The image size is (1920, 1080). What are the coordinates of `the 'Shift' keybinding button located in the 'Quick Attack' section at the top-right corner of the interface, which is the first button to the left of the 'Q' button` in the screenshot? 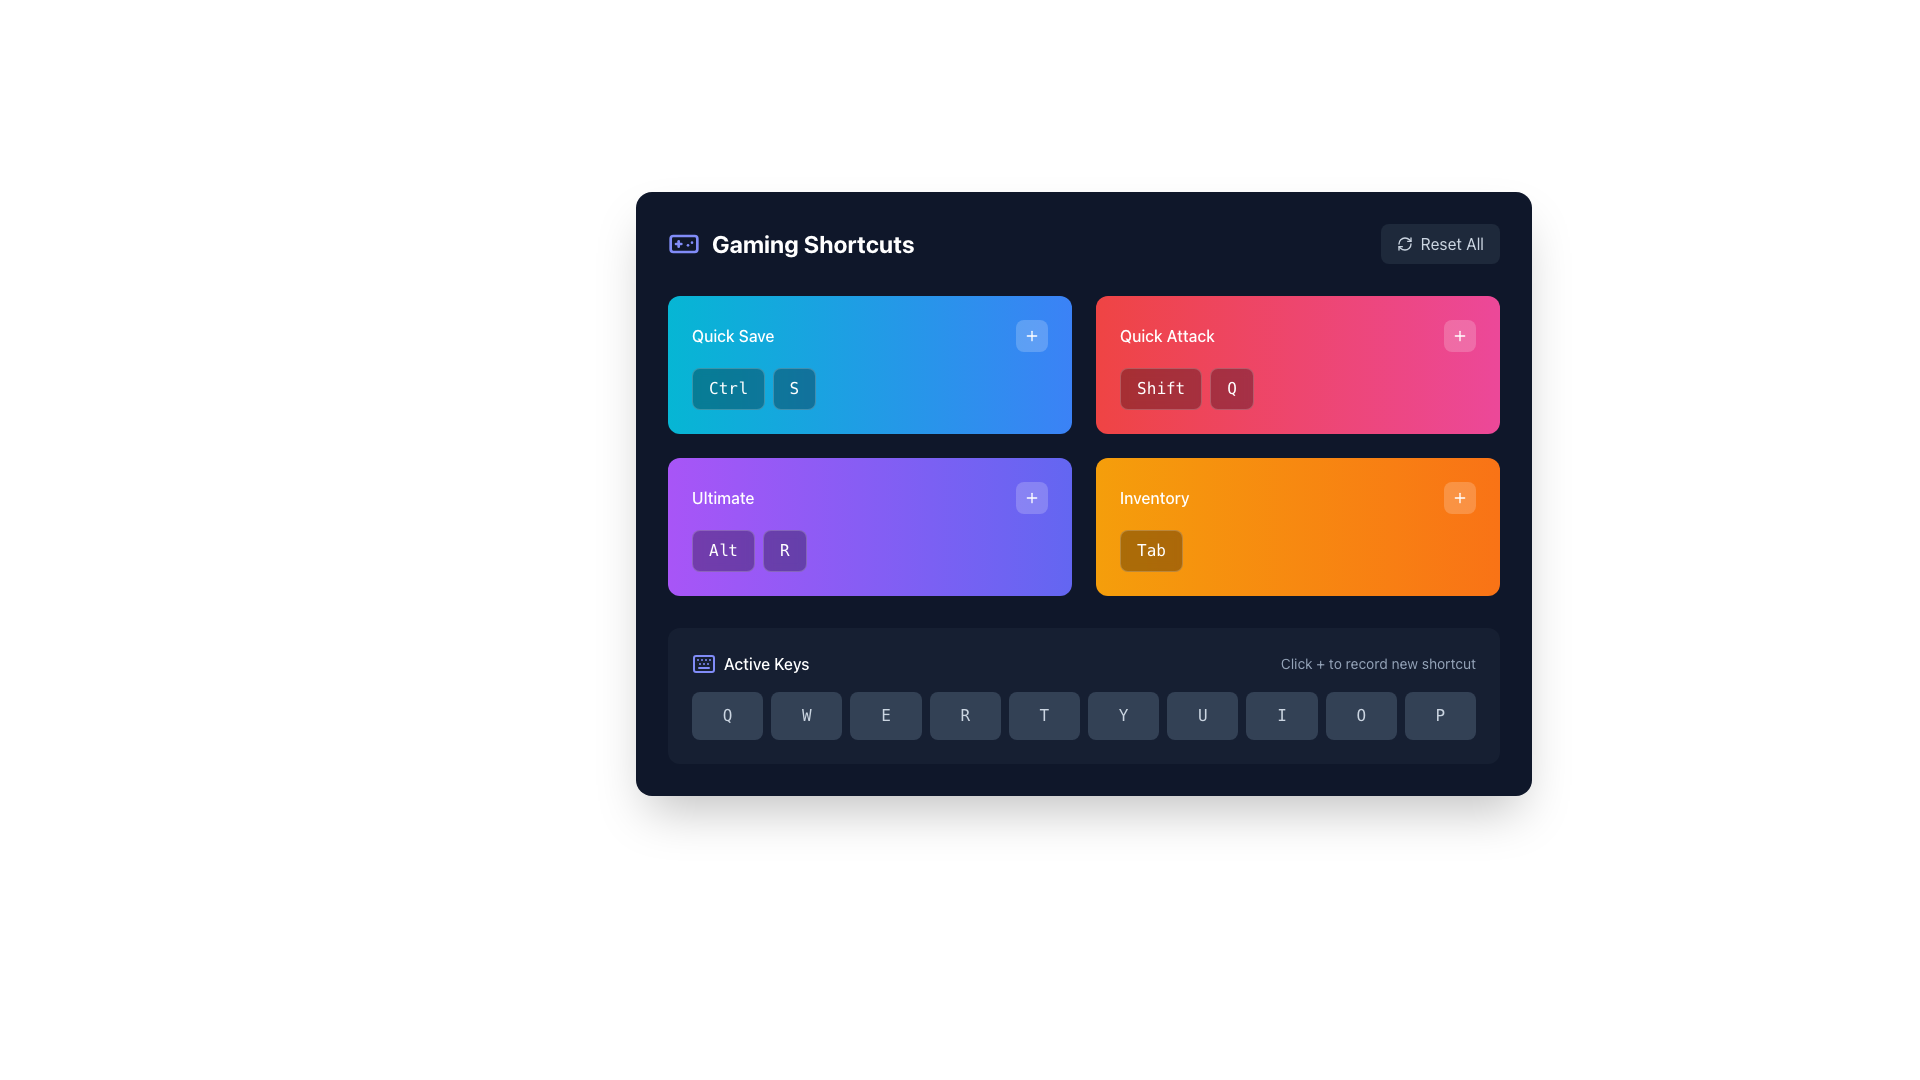 It's located at (1161, 389).